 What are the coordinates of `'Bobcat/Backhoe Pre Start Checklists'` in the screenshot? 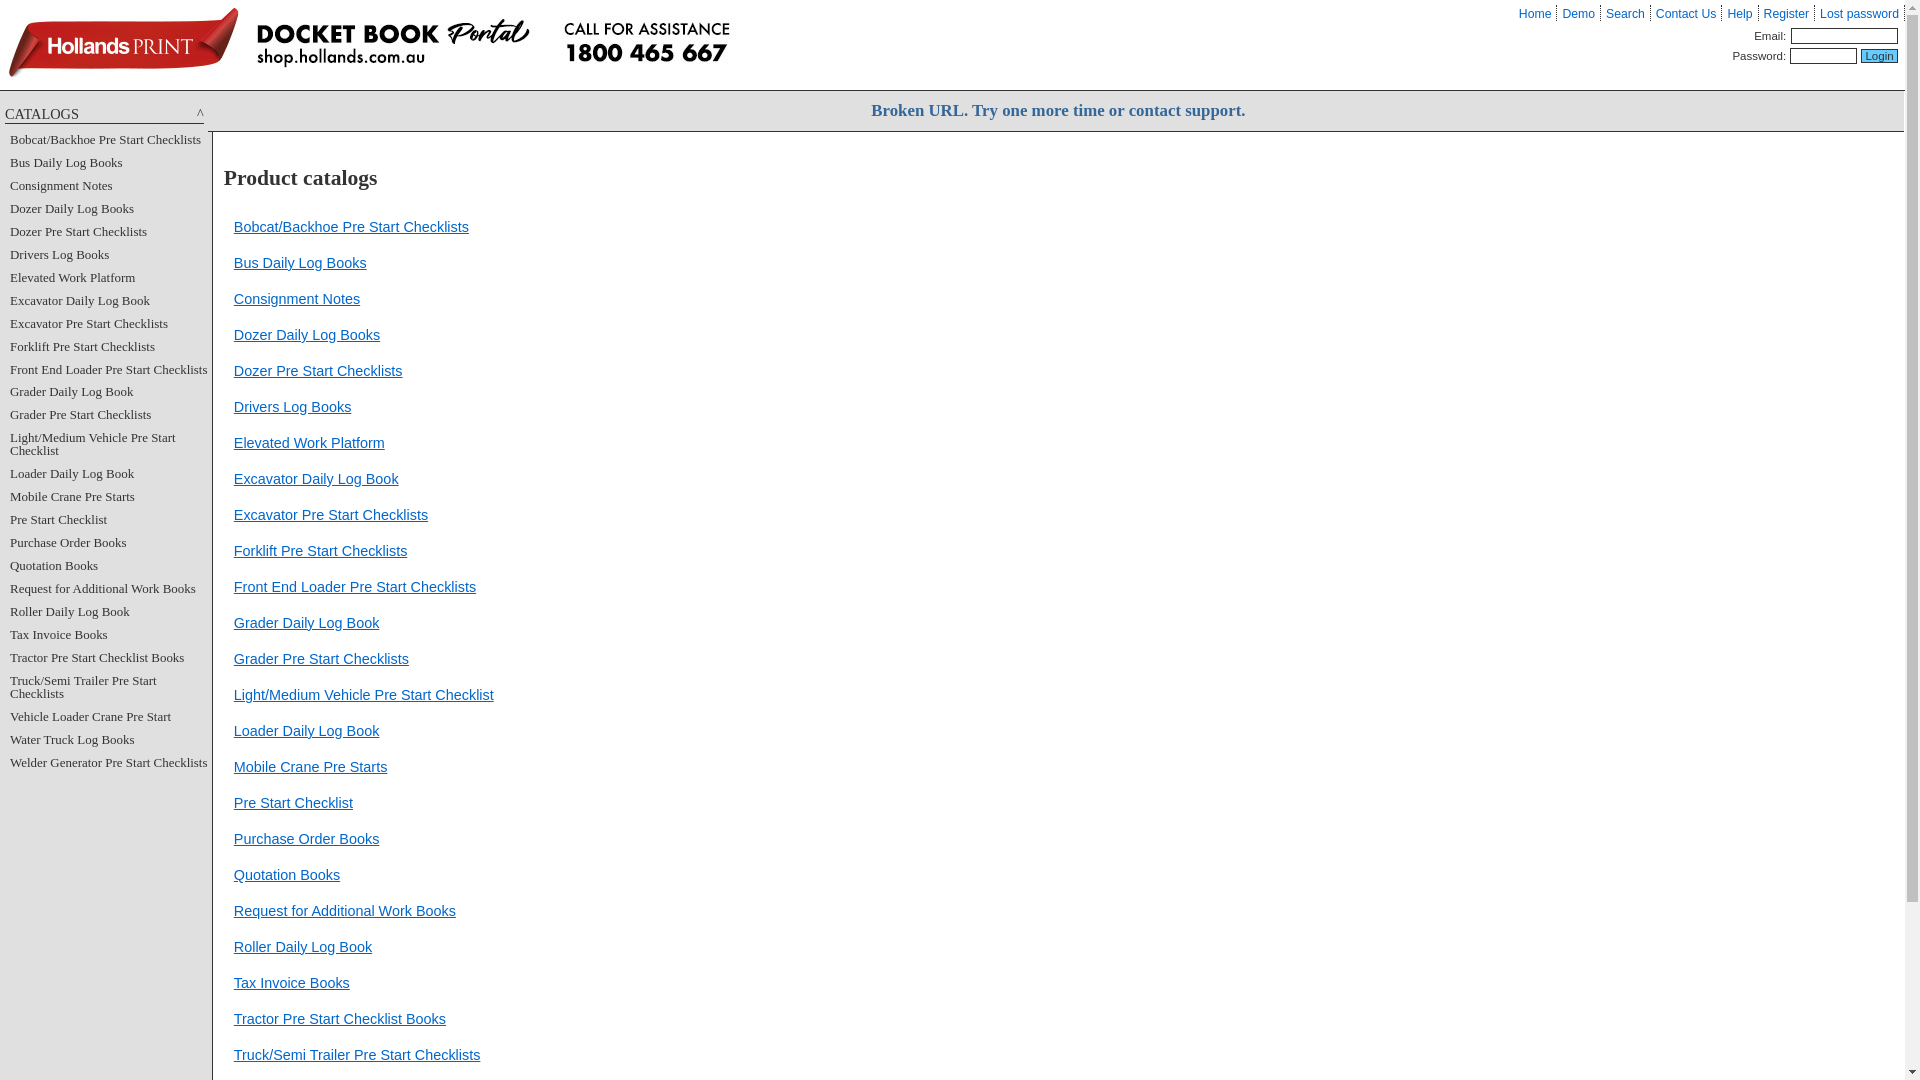 It's located at (351, 226).